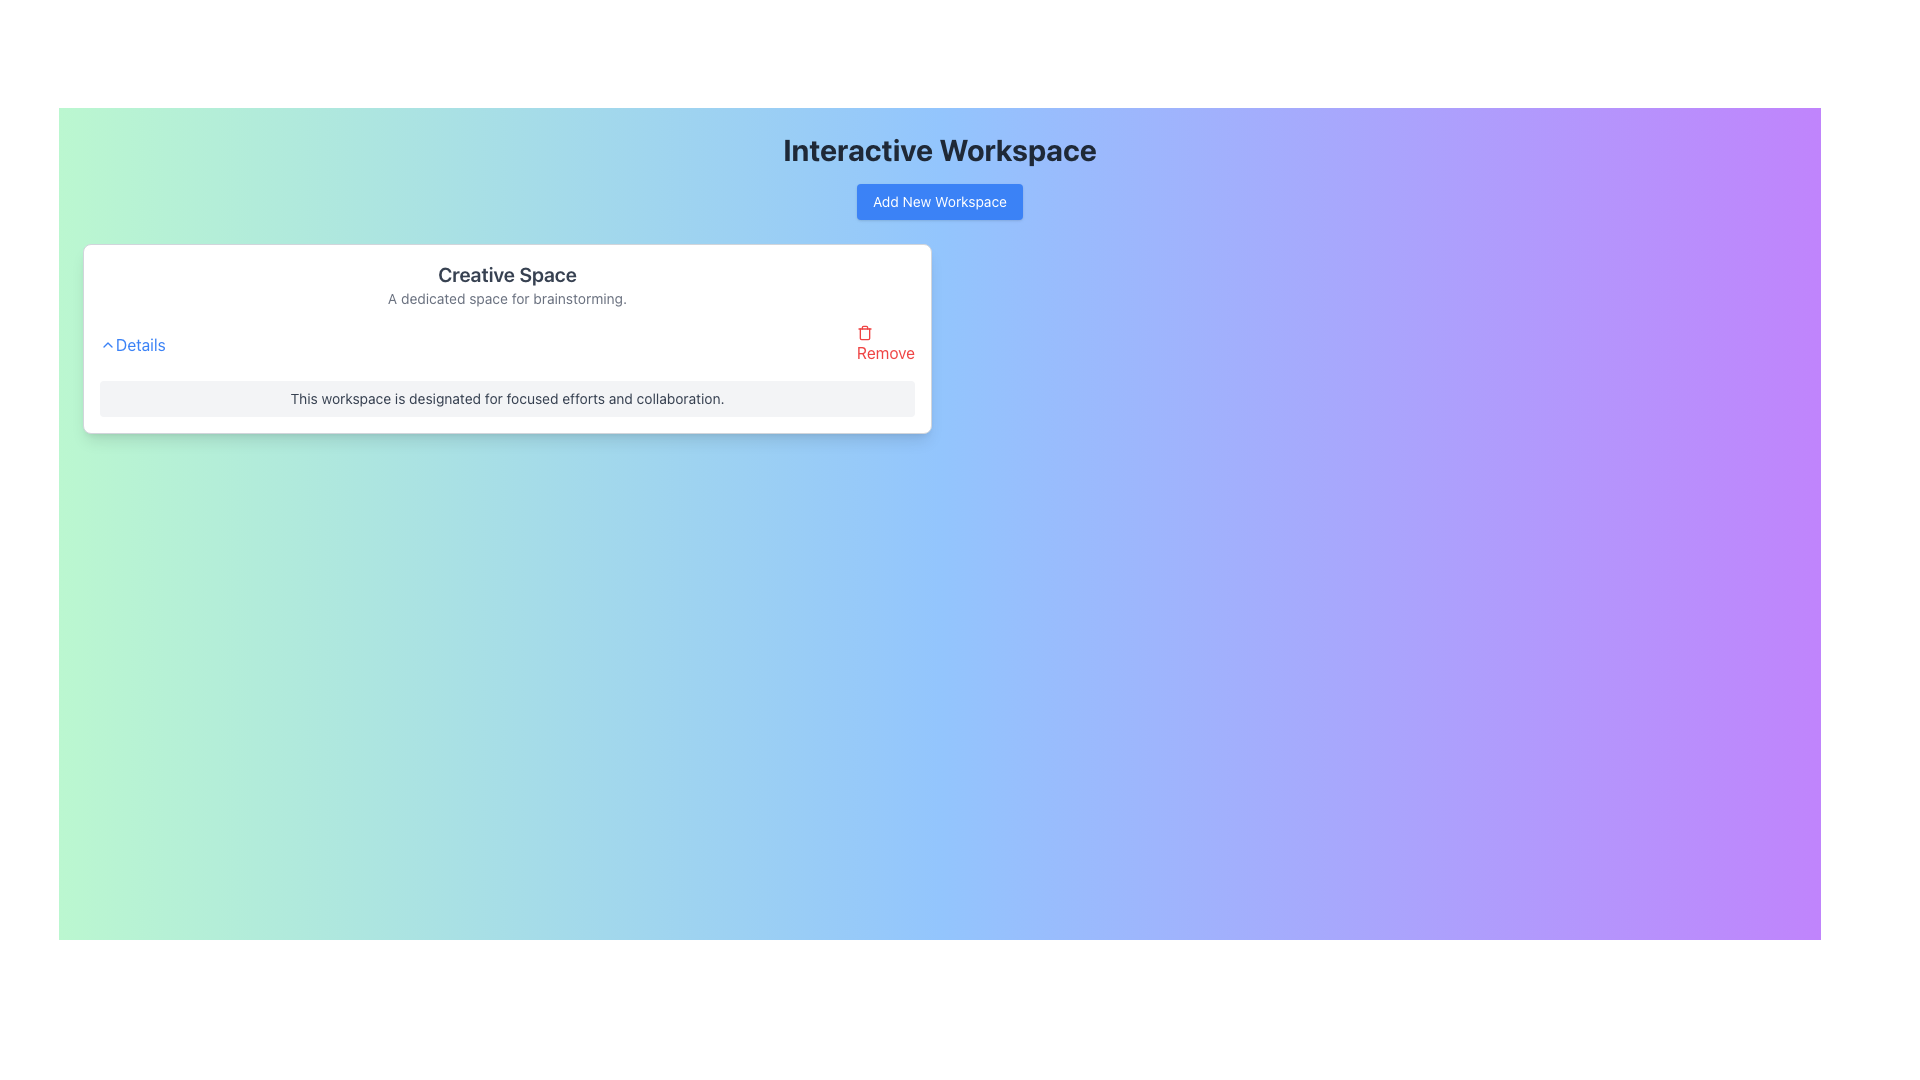 The height and width of the screenshot is (1080, 1920). Describe the element at coordinates (939, 175) in the screenshot. I see `the 'Add New Workspace' button located beneath the 'Interactive Workspace' title` at that location.